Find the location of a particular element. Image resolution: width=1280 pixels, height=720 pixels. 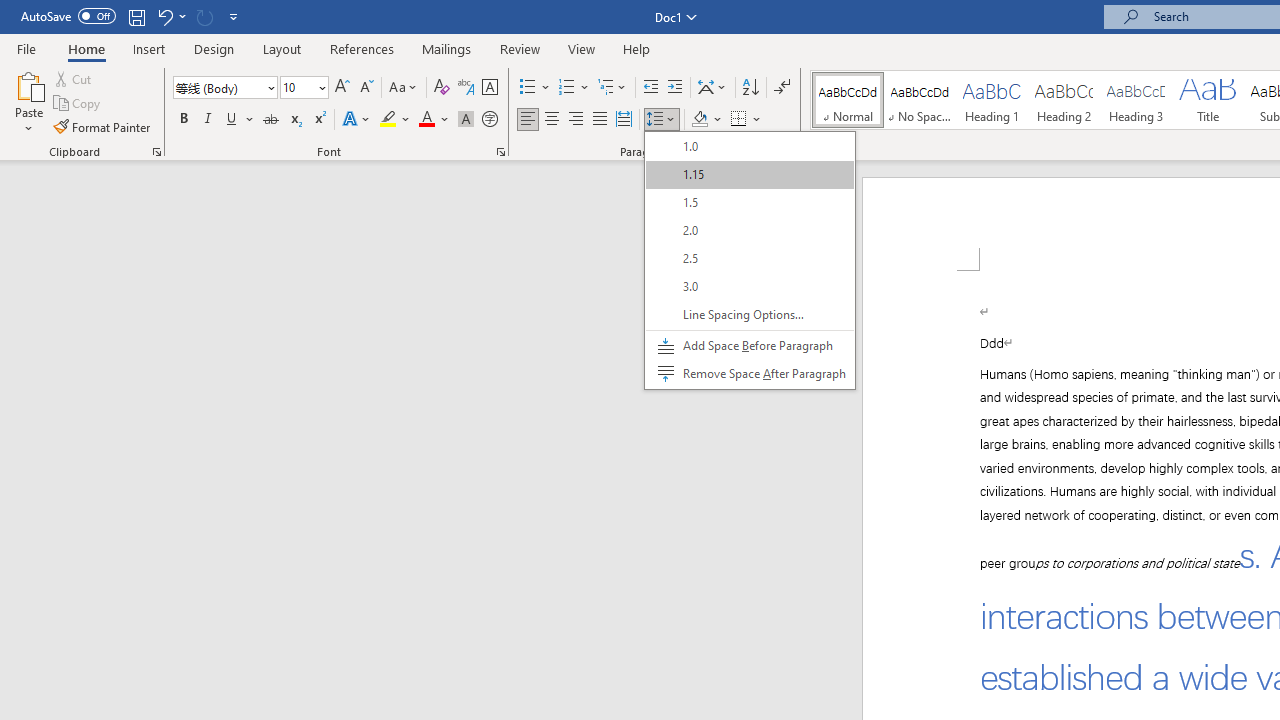

'Enclose Characters...' is located at coordinates (489, 119).